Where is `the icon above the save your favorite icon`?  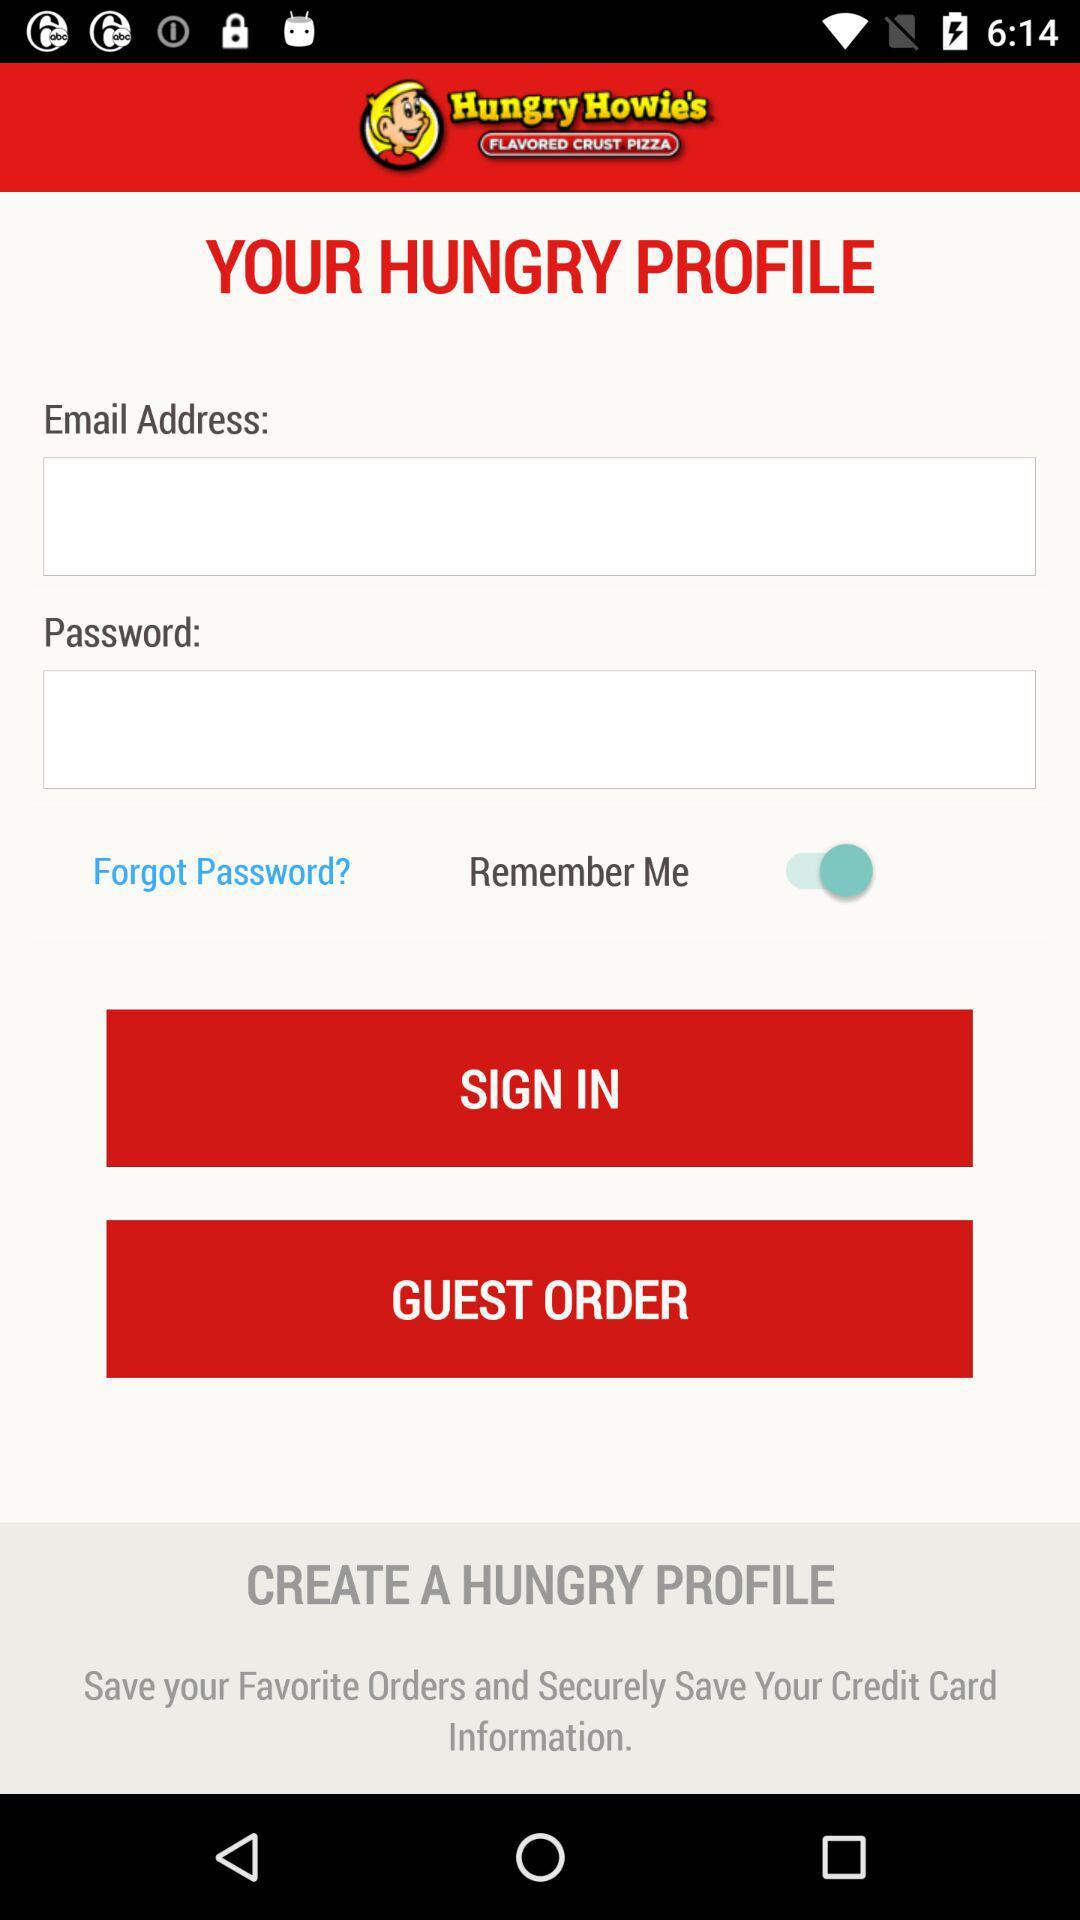 the icon above the save your favorite icon is located at coordinates (540, 1582).